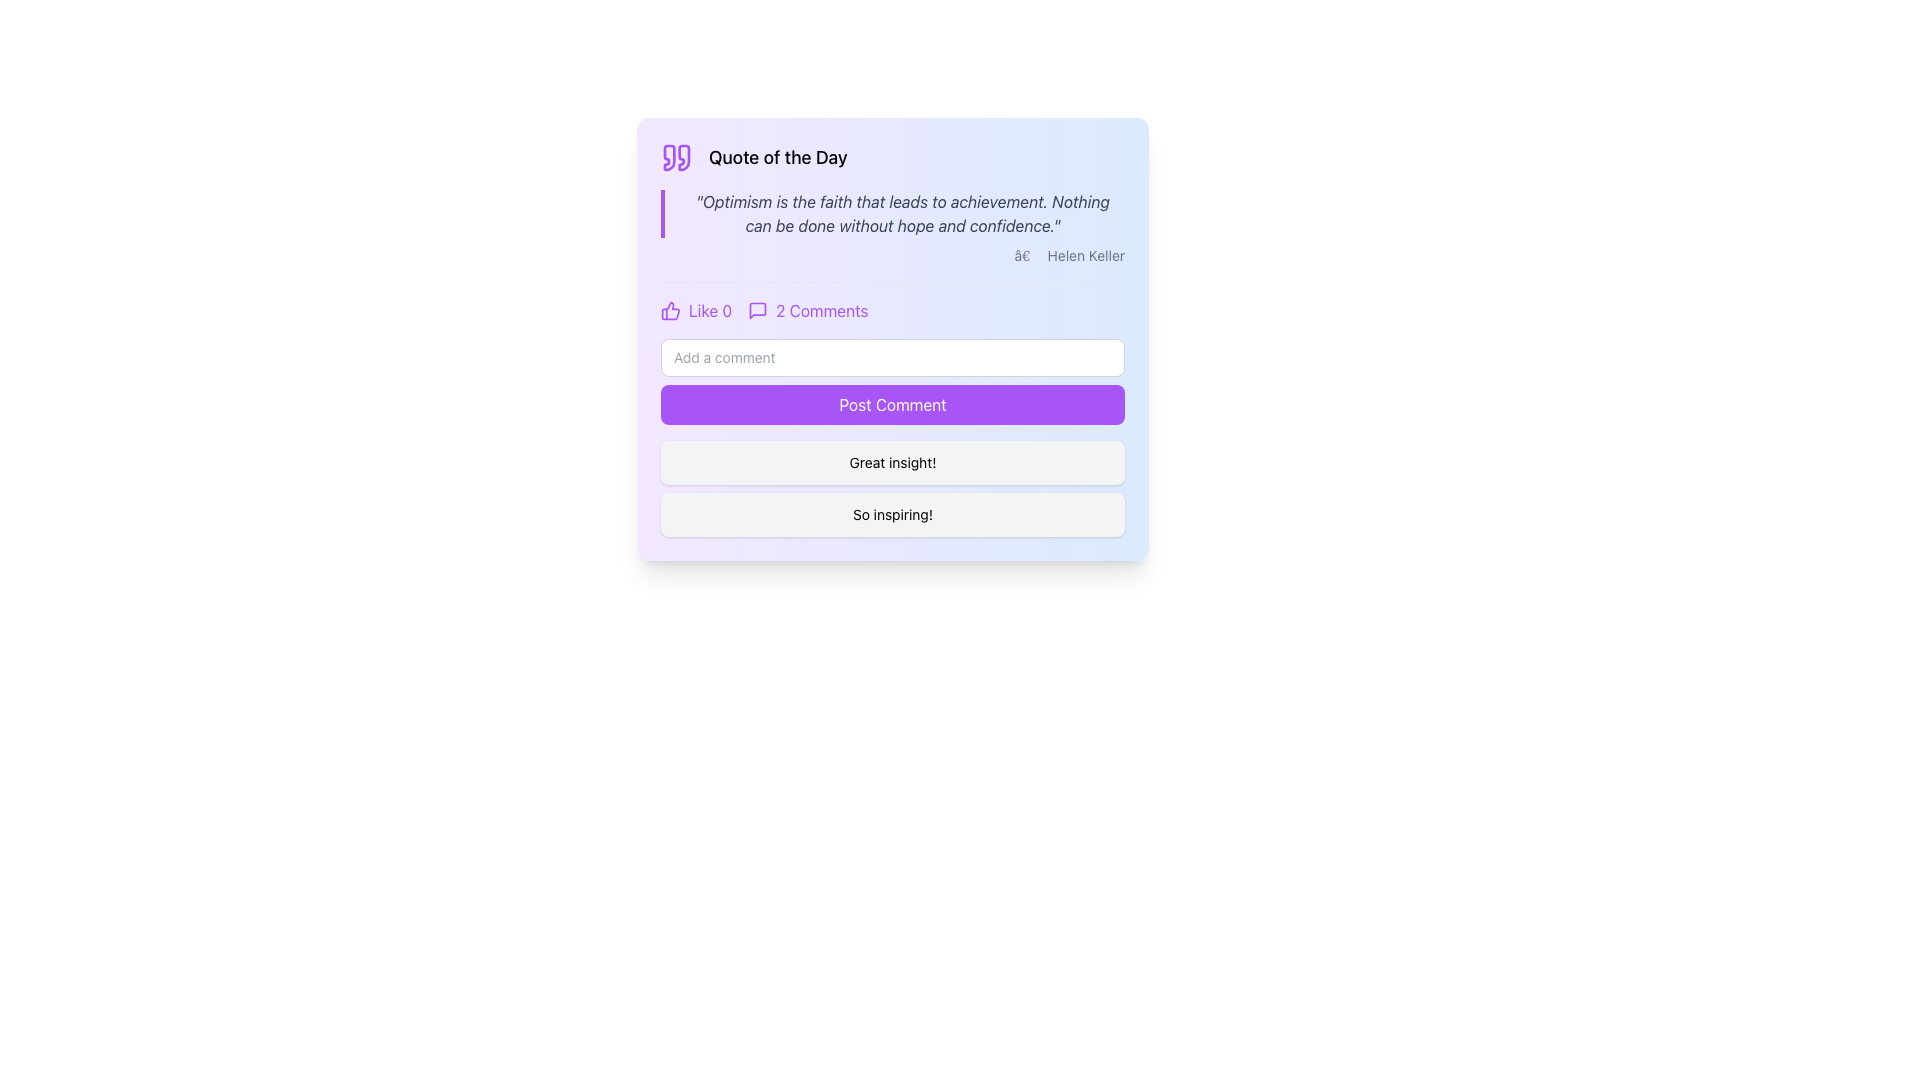 Image resolution: width=1920 pixels, height=1080 pixels. I want to click on the static text block styled in italic gray font within the quote box, which reads: 'Optimism is the faith that leads to achievement. Nothing can be done without hope and confidence.', so click(891, 213).